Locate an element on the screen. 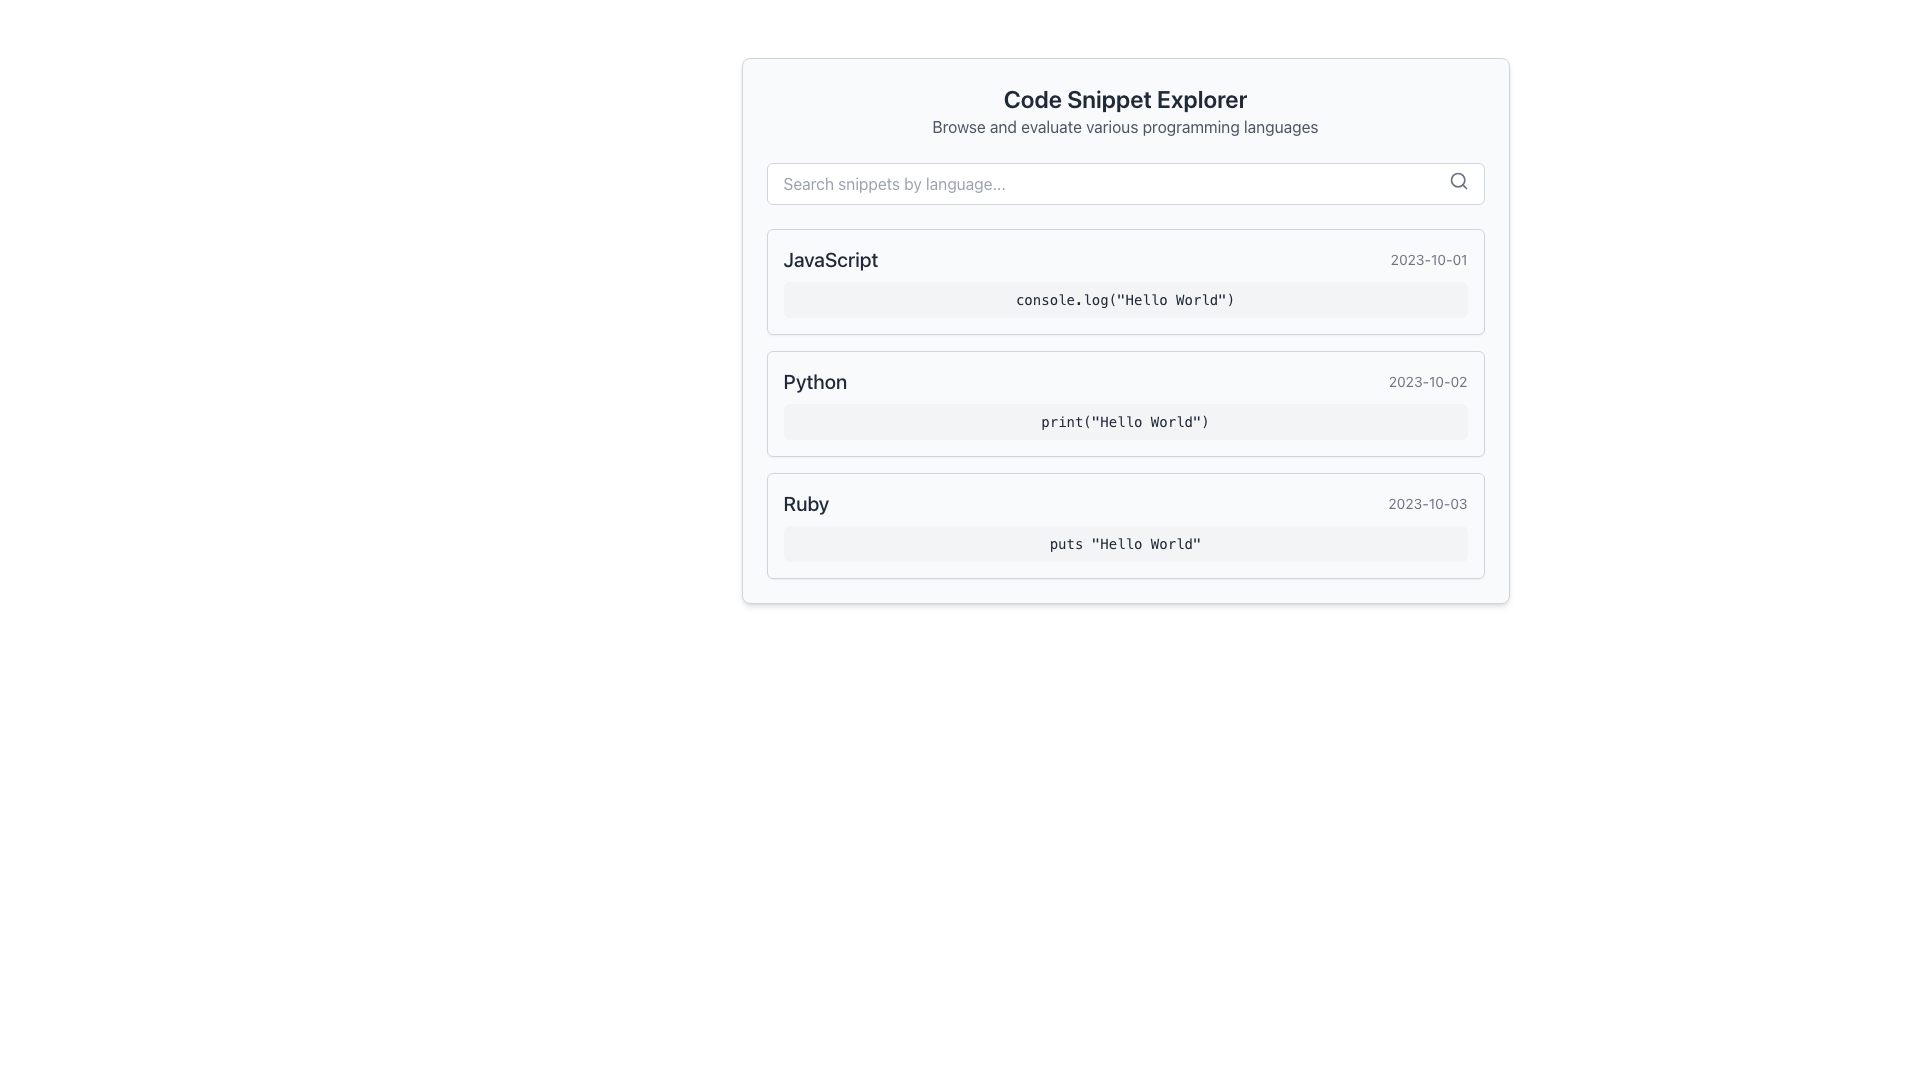 This screenshot has width=1920, height=1080. the search icon represented by the SVG graphic of a magnifying glass, which is located at the top-right corner of the application interface is located at coordinates (1457, 180).